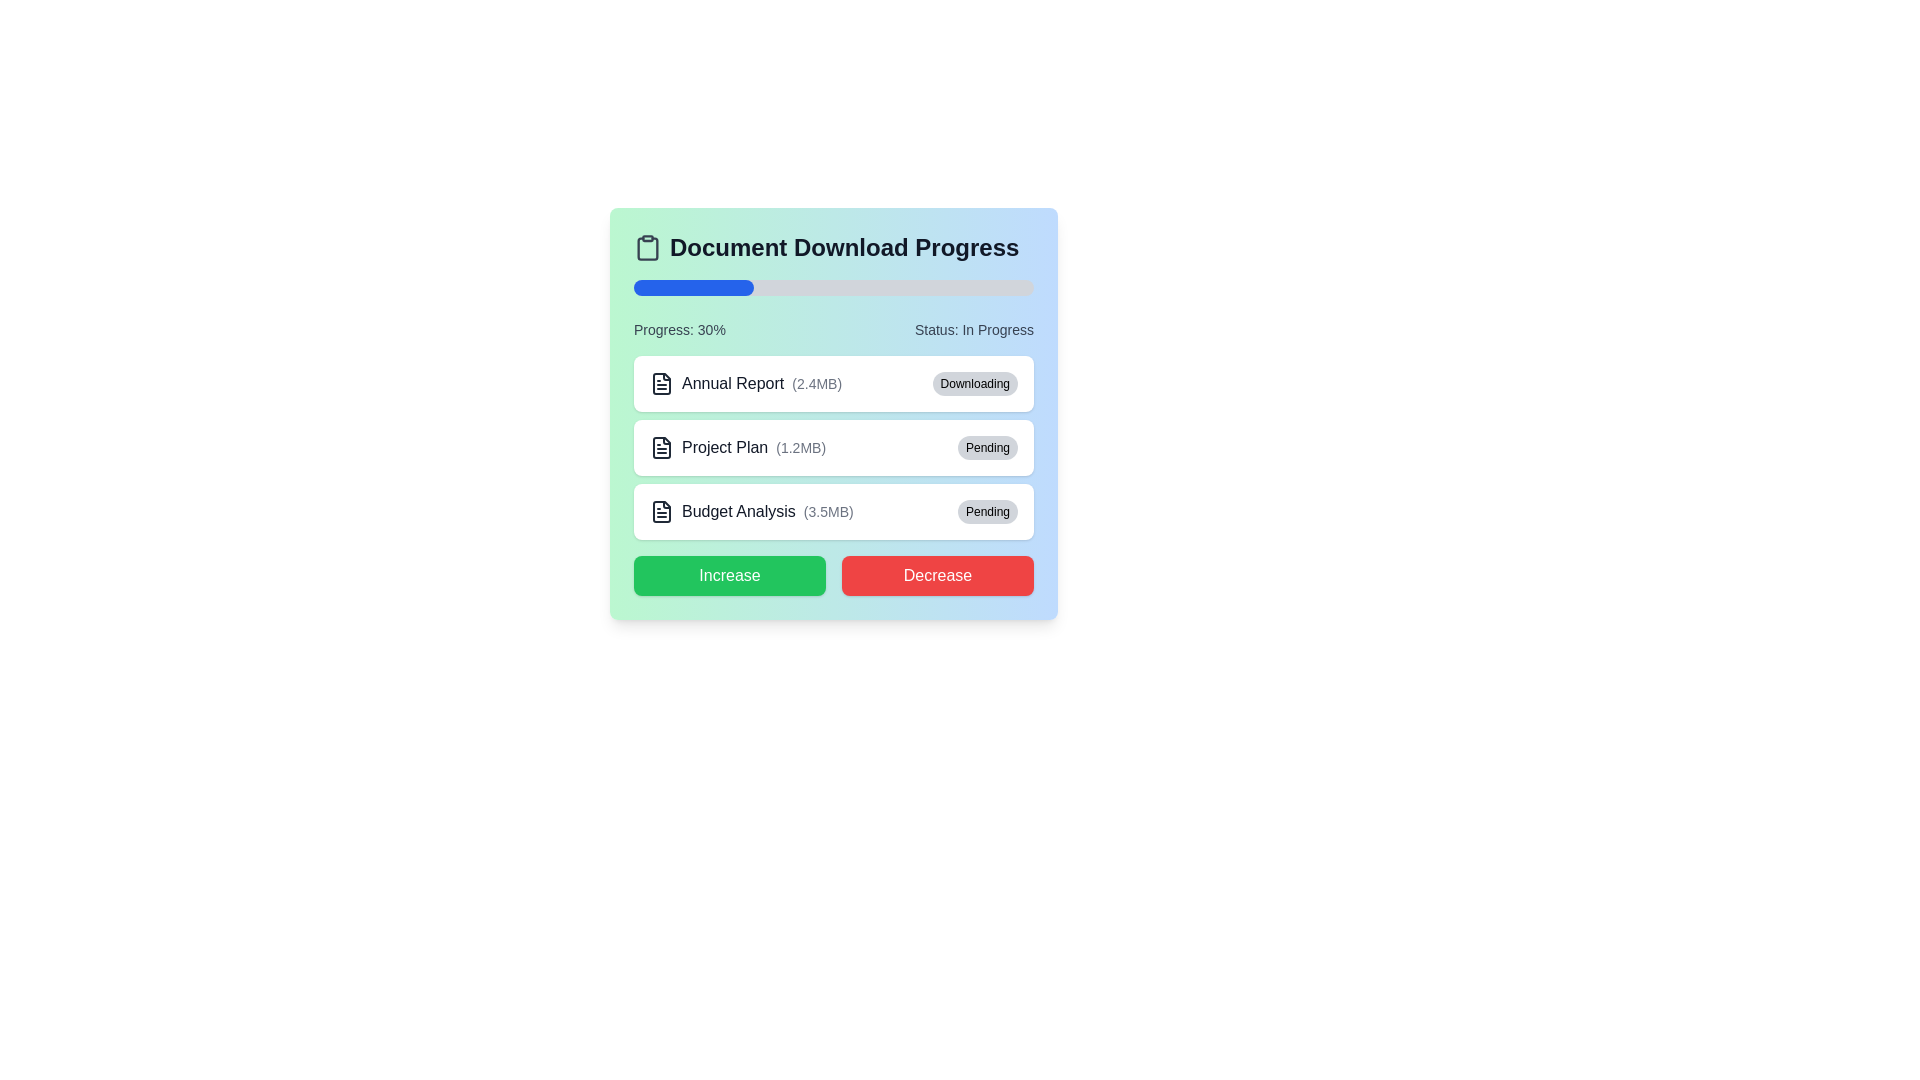  I want to click on the clipboard icon located in the header section labeled 'Document Download Progress', so click(648, 246).